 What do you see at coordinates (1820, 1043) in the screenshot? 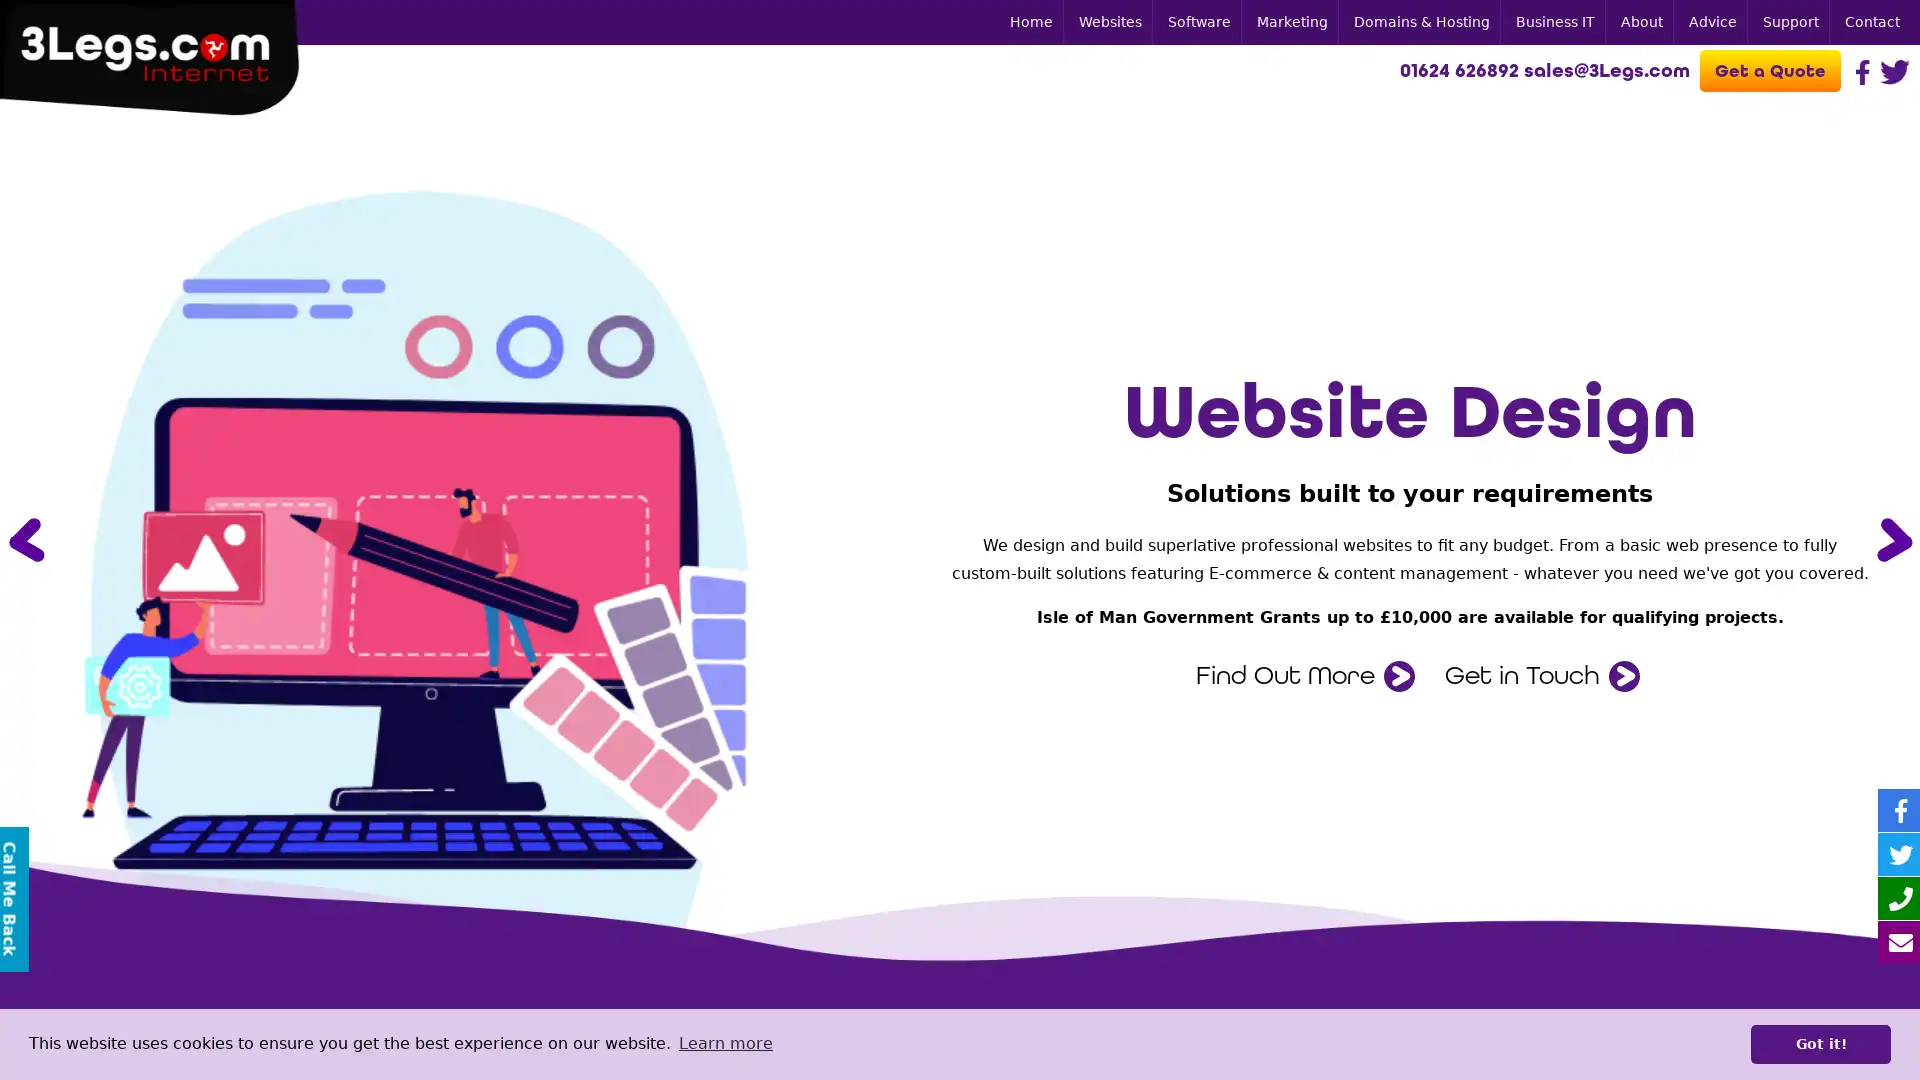
I see `dismiss cookie message` at bounding box center [1820, 1043].